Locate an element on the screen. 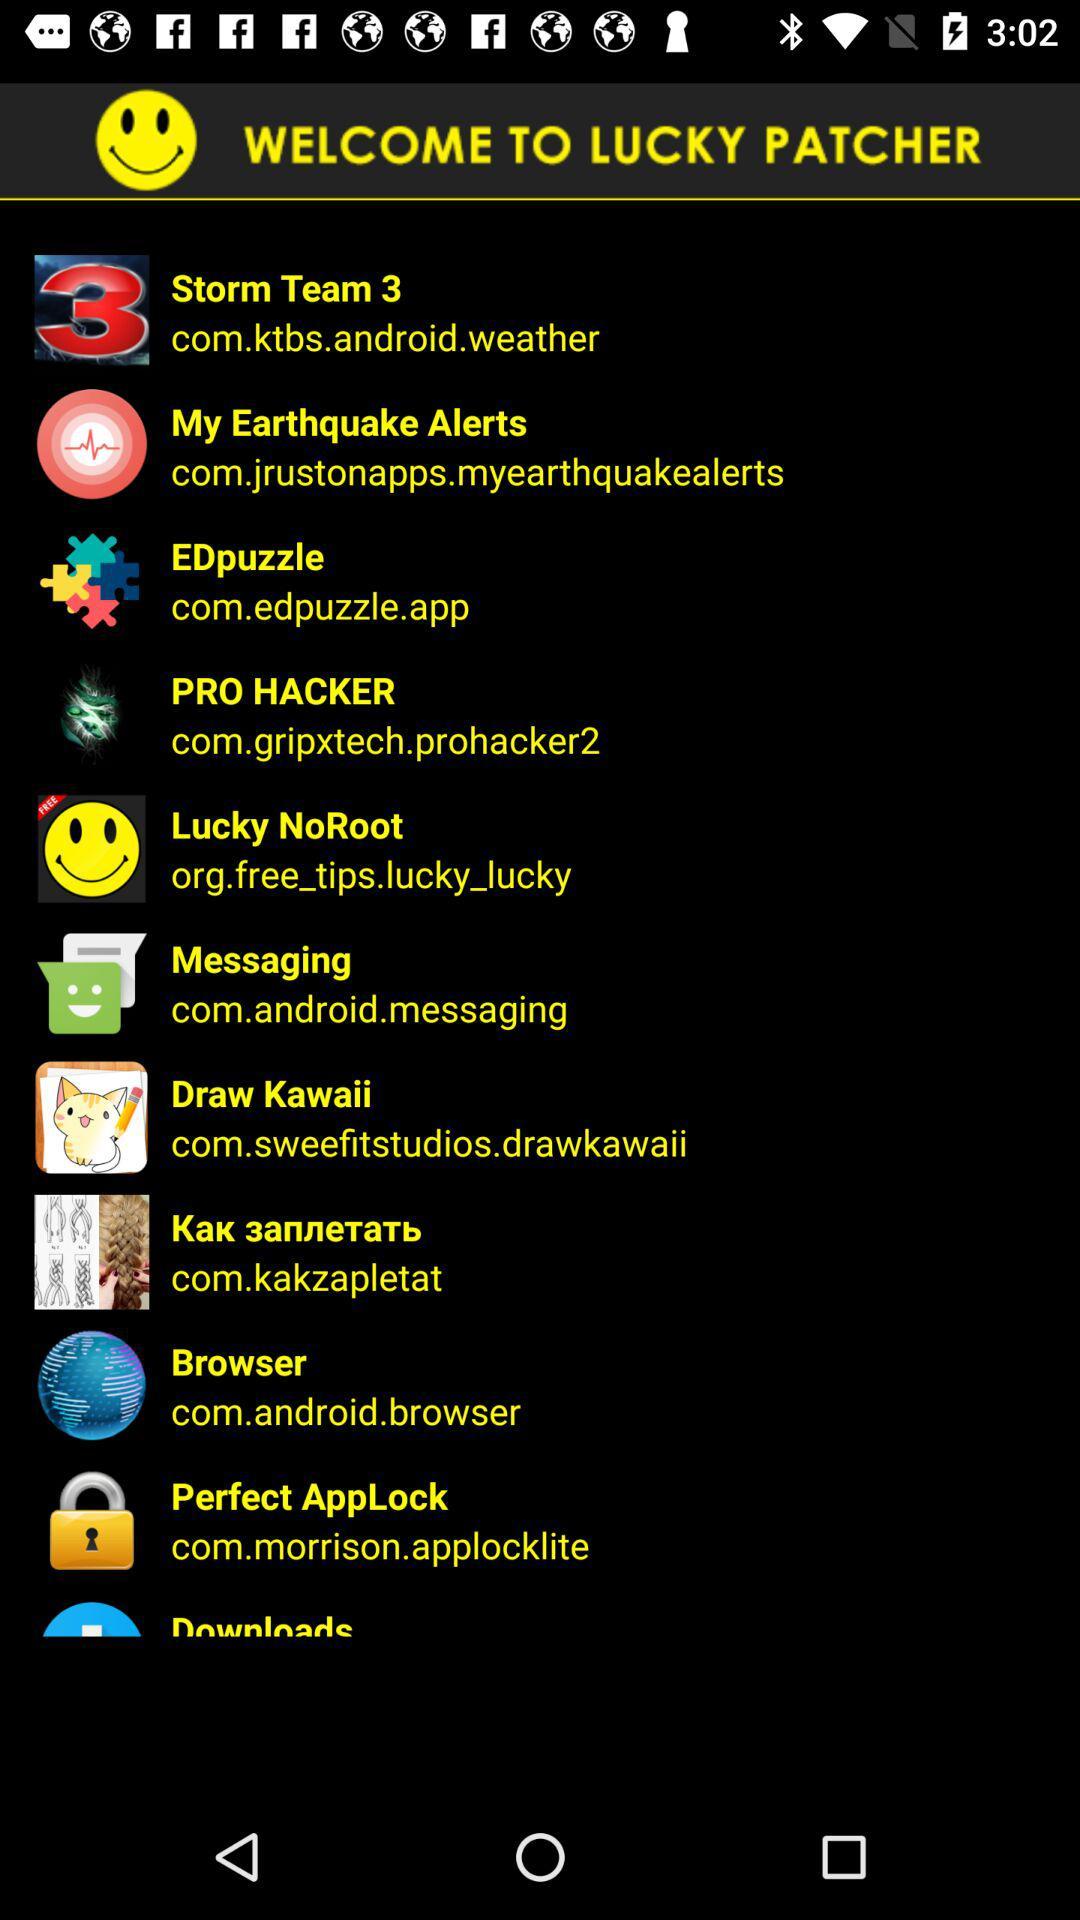 The width and height of the screenshot is (1080, 1920). the storm team 3 is located at coordinates (611, 286).